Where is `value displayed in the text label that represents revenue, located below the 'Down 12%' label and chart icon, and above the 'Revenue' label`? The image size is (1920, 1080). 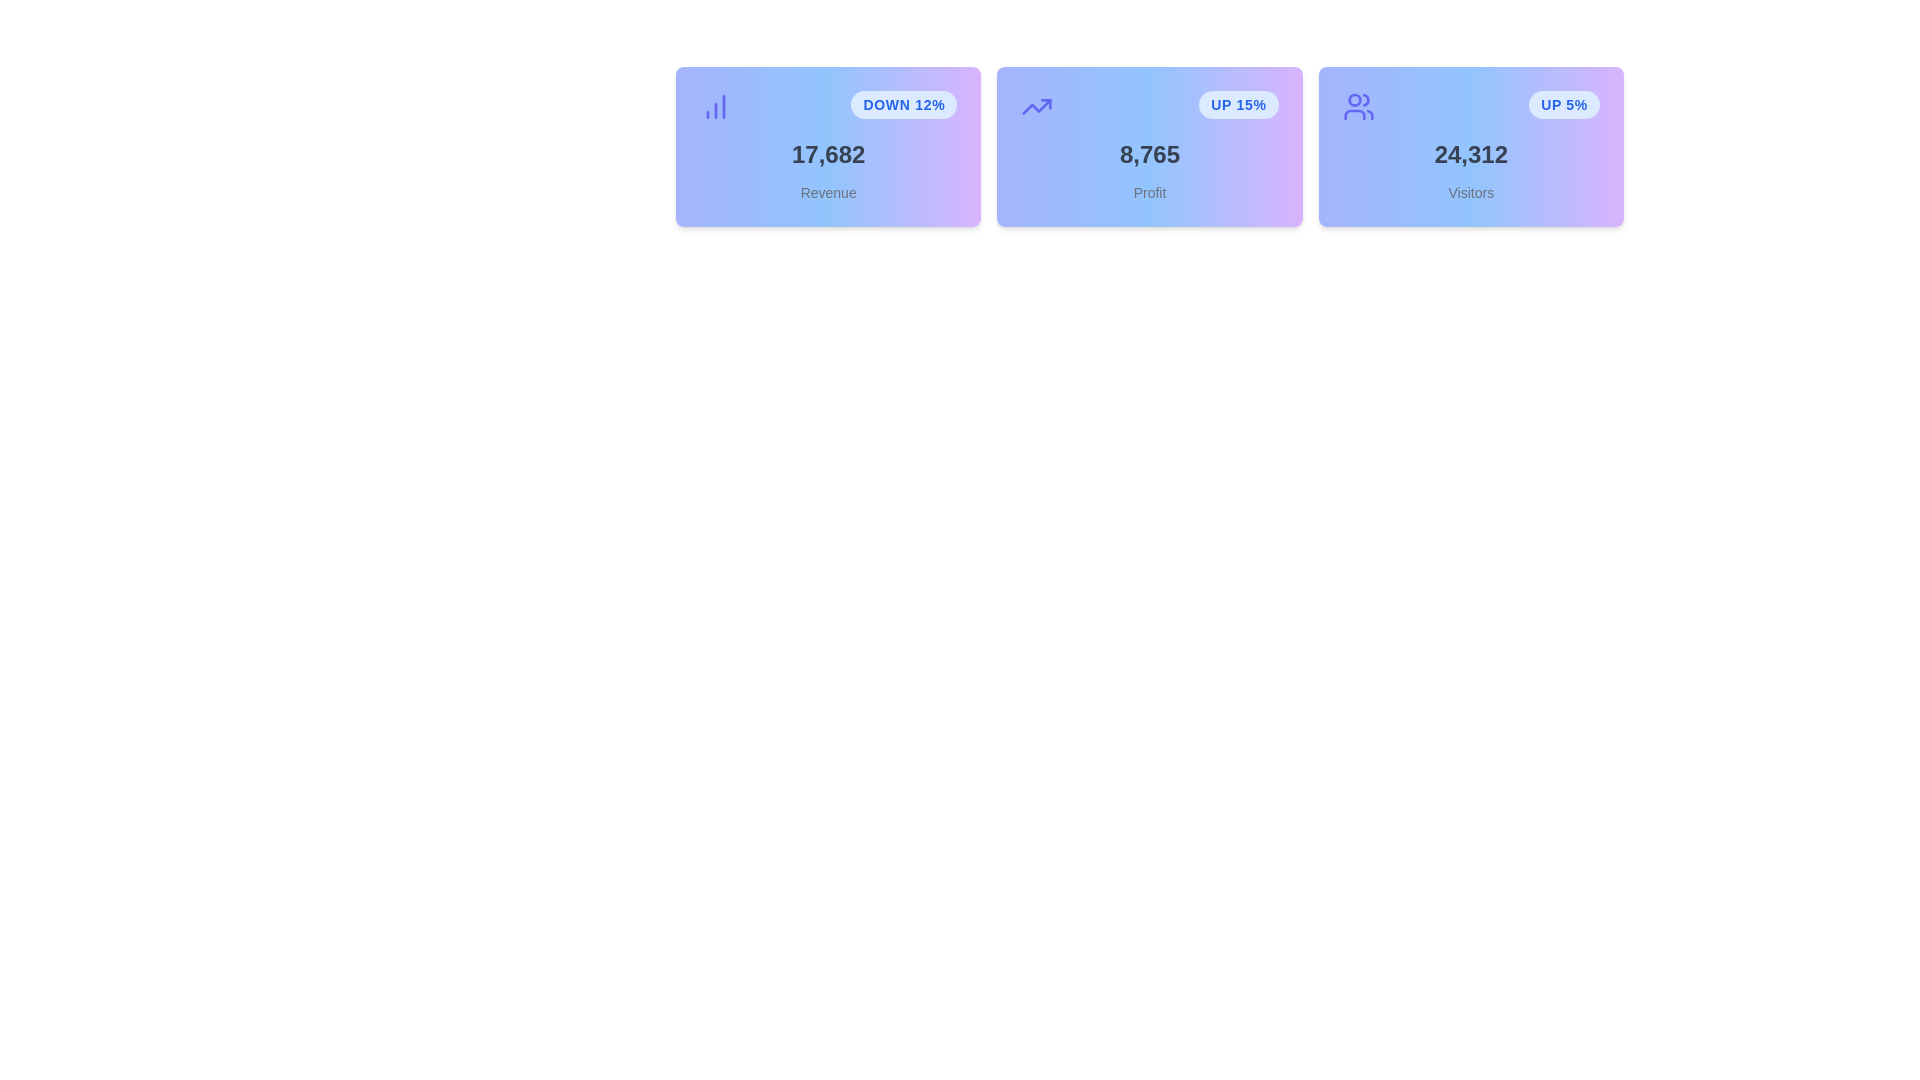 value displayed in the text label that represents revenue, located below the 'Down 12%' label and chart icon, and above the 'Revenue' label is located at coordinates (828, 153).